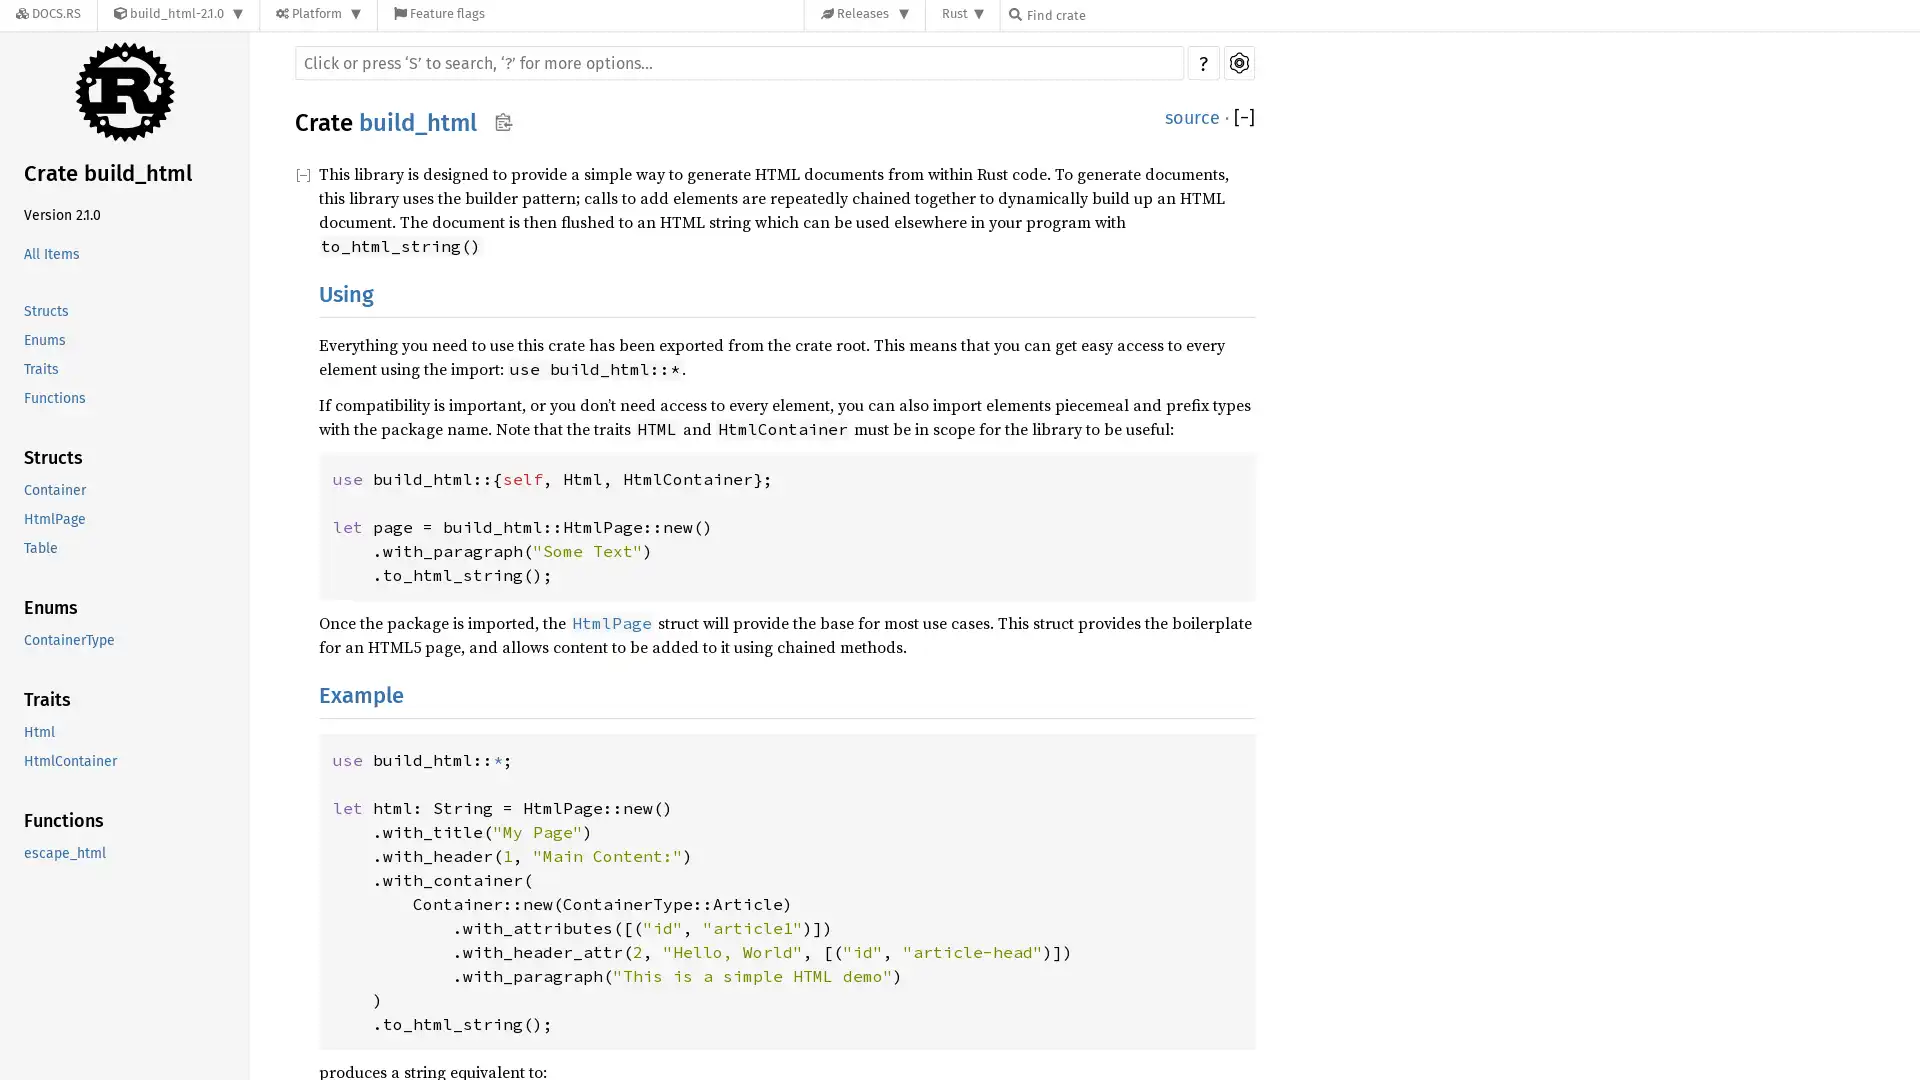 Image resolution: width=1920 pixels, height=1080 pixels. What do you see at coordinates (503, 122) in the screenshot?
I see `Copy item path` at bounding box center [503, 122].